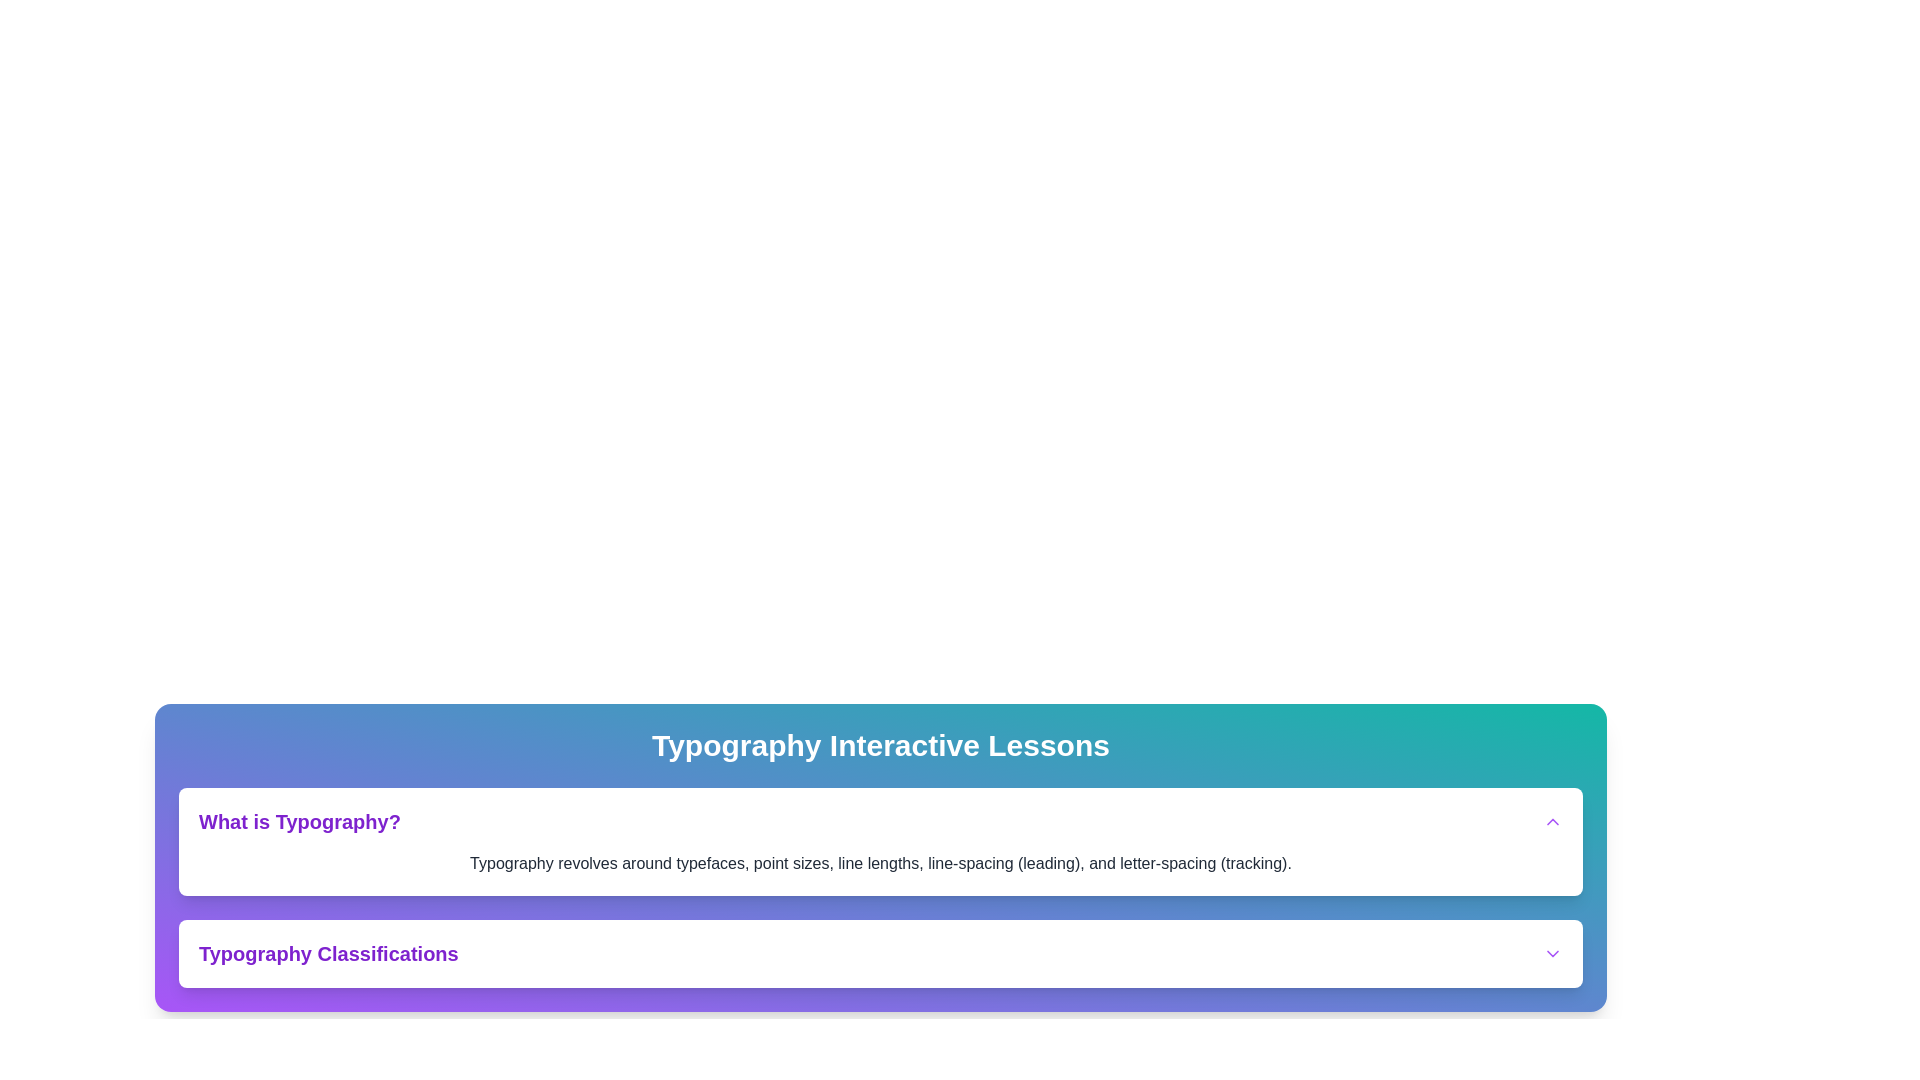 The image size is (1920, 1080). I want to click on the small upward-pointing chevron arrow icon located in the top-right corner of the 'What is Typography?' section to change its color, so click(1552, 821).